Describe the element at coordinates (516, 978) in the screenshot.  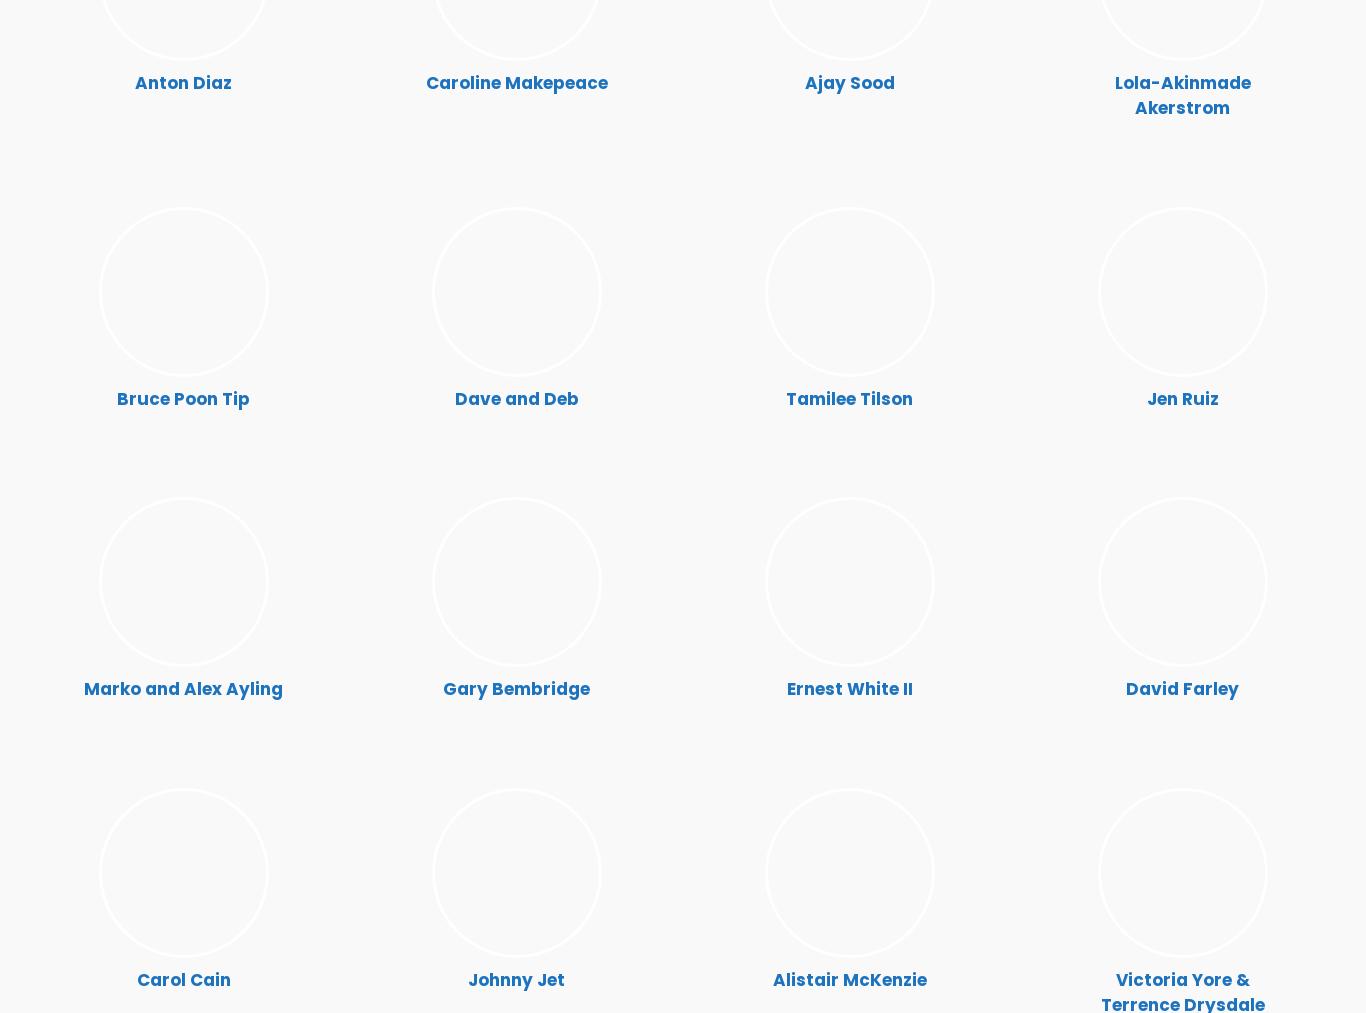
I see `'Johnny Jet'` at that location.